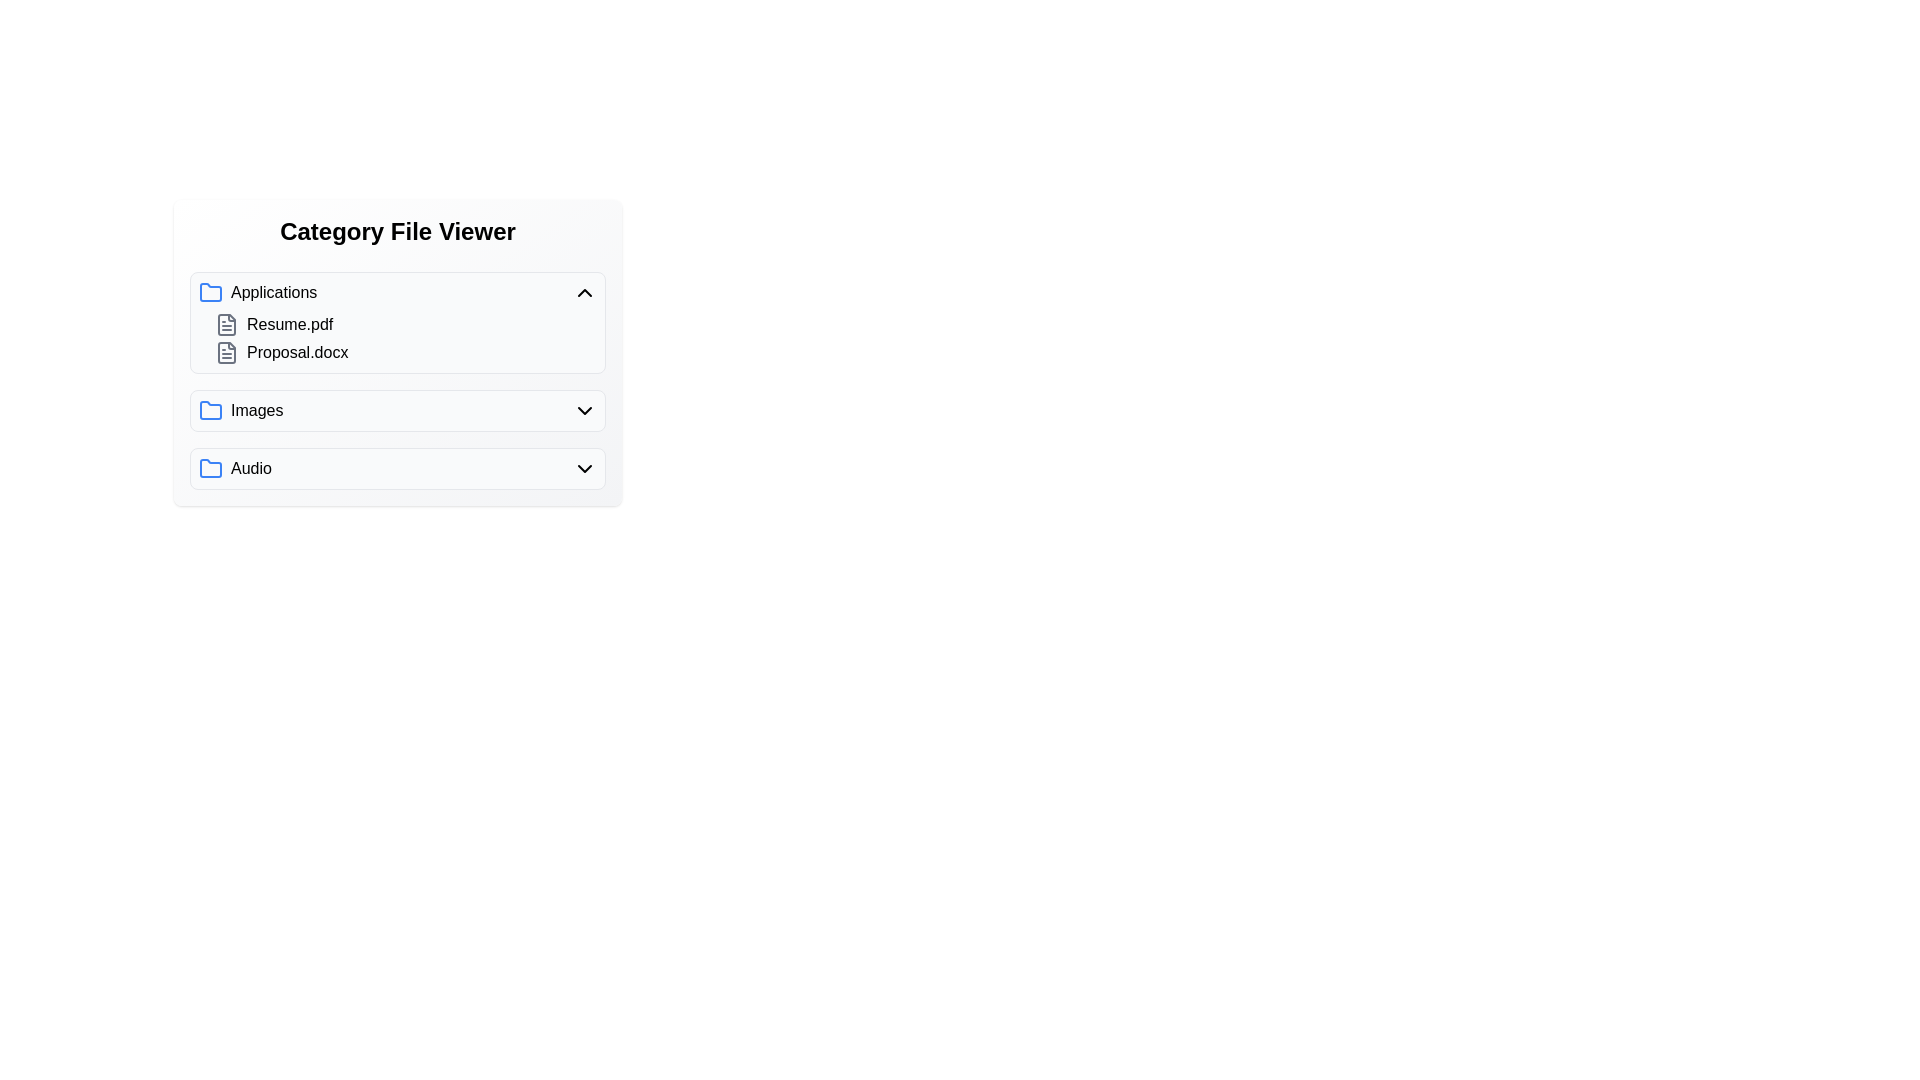 The width and height of the screenshot is (1920, 1080). Describe the element at coordinates (226, 323) in the screenshot. I see `the file icon for Resume.pdf` at that location.